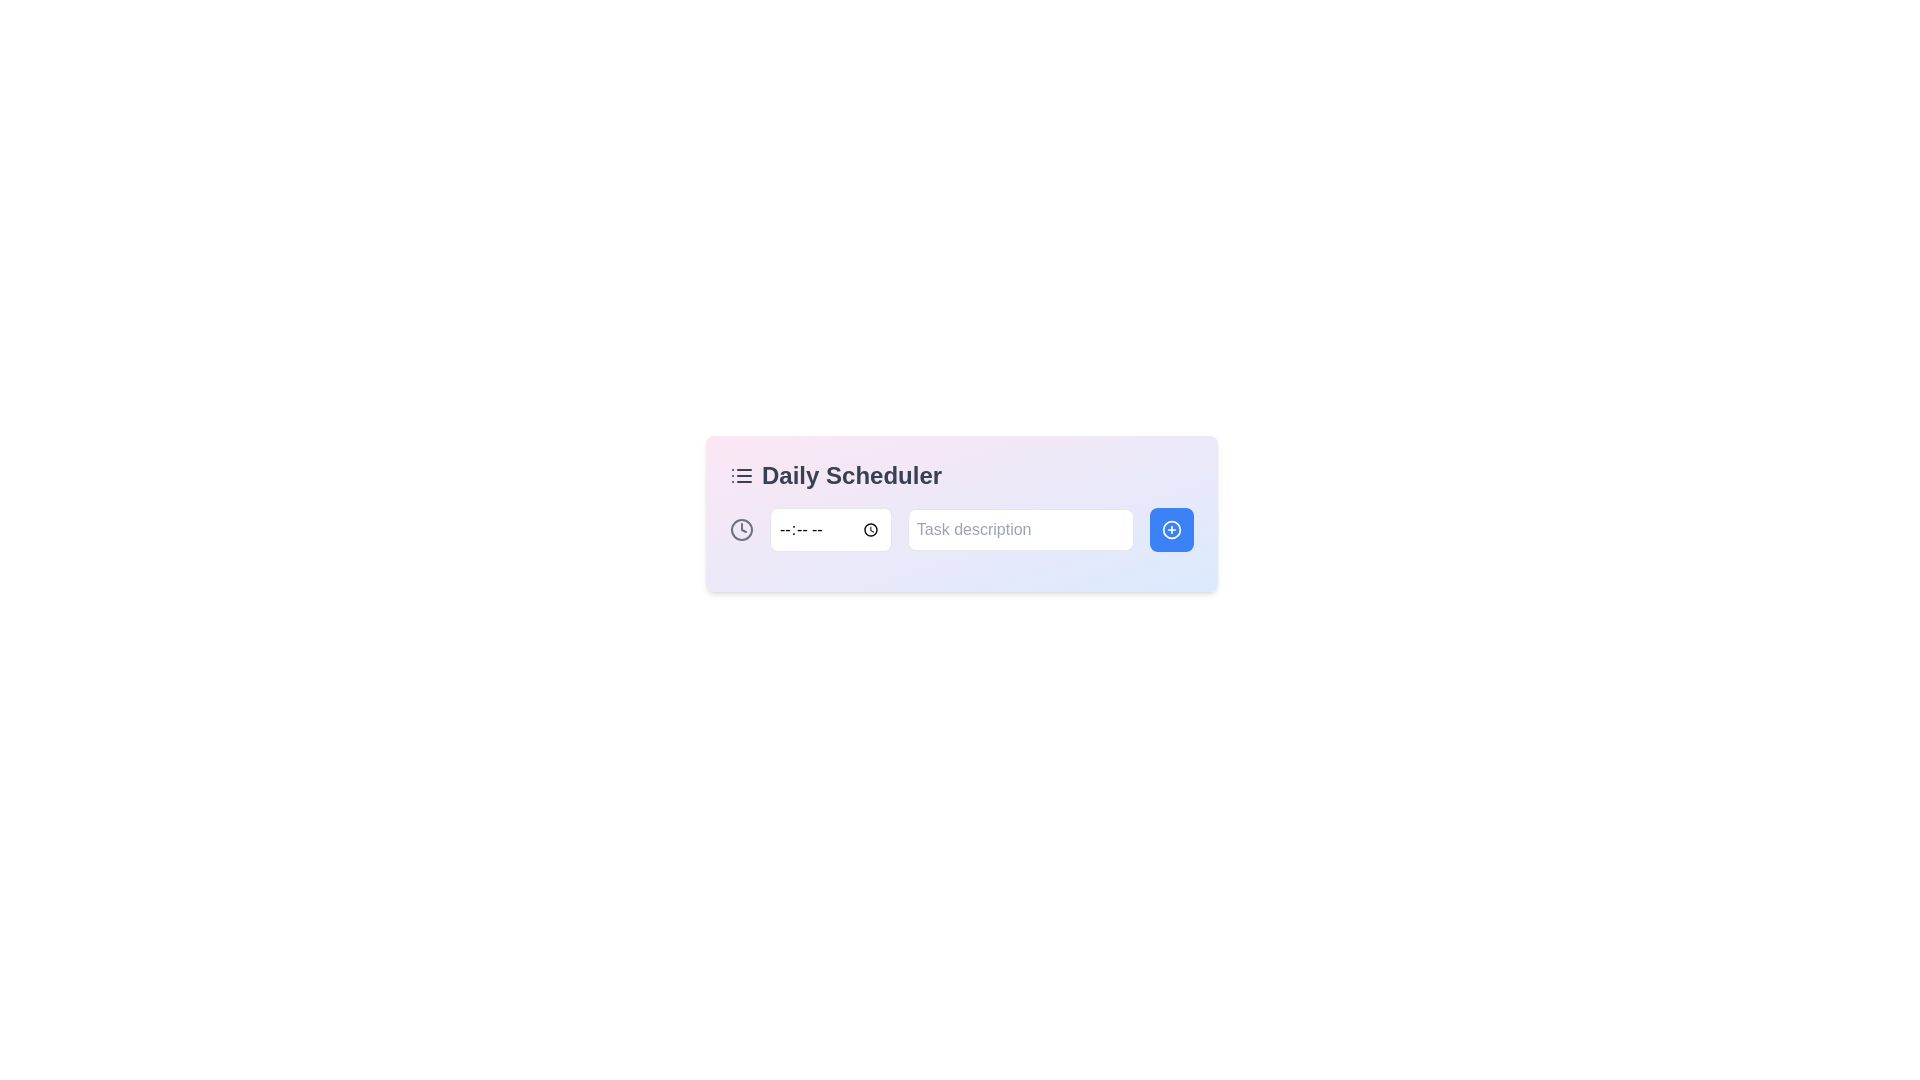 The width and height of the screenshot is (1920, 1080). Describe the element at coordinates (741, 528) in the screenshot. I see `the clock icon, which is a minimalistic gray circular icon with clock hands, positioned as the leftmost element next to the time input field` at that location.